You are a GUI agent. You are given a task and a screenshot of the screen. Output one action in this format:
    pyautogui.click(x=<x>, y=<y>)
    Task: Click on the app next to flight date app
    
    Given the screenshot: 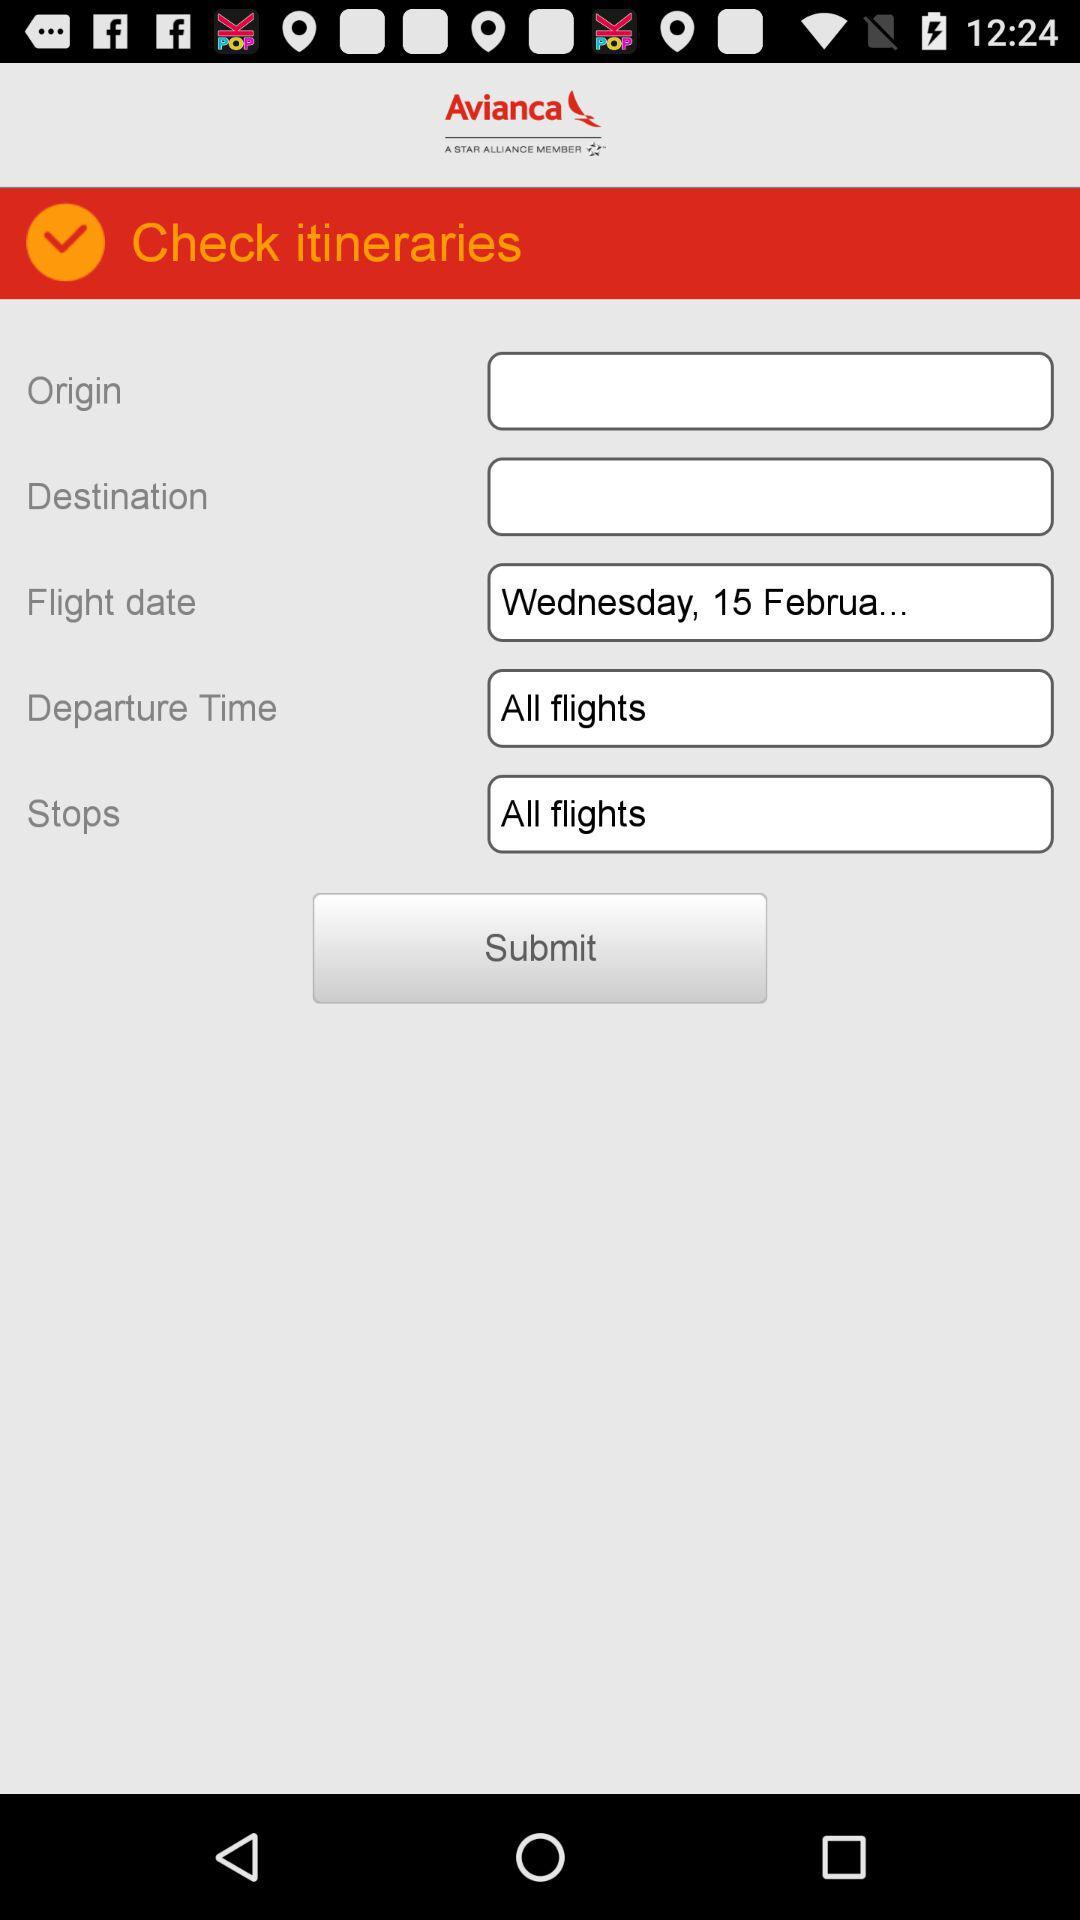 What is the action you would take?
    pyautogui.click(x=769, y=601)
    